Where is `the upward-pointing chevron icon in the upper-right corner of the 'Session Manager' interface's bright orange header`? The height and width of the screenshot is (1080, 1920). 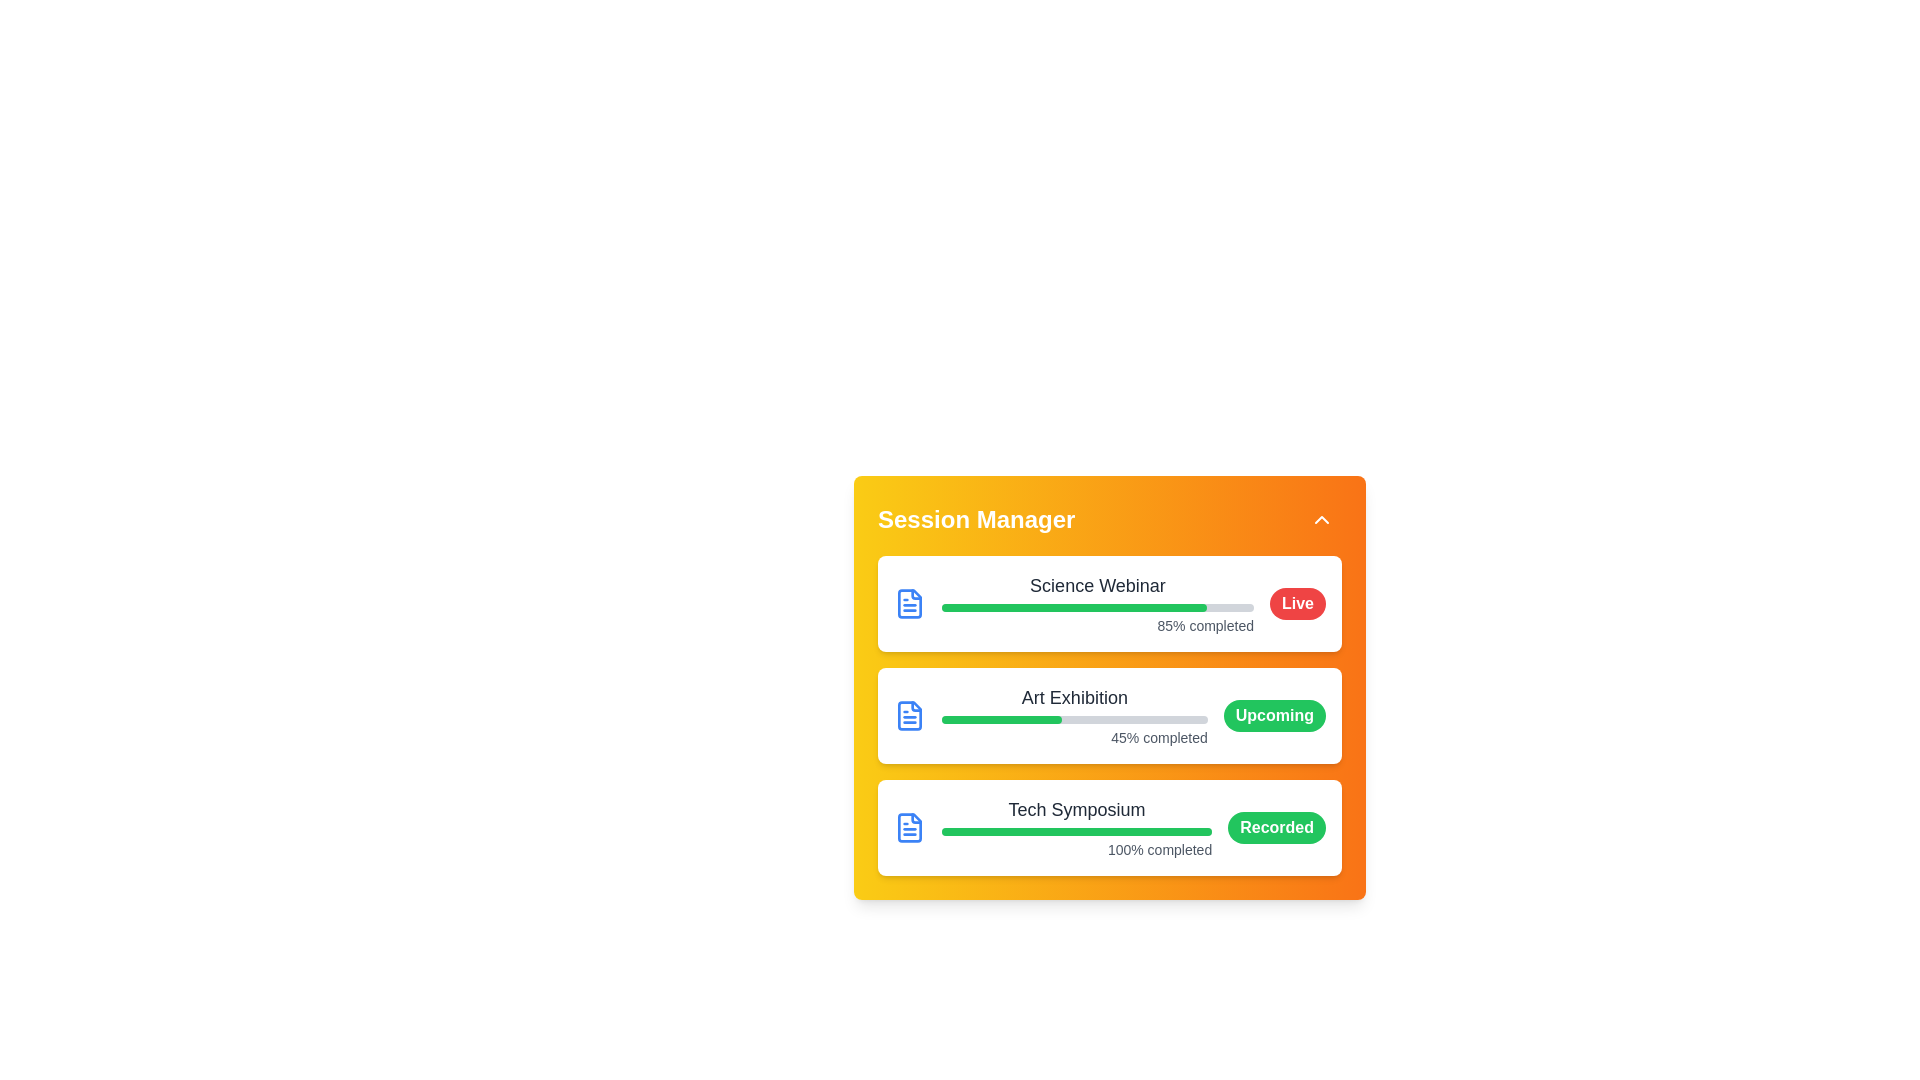
the upward-pointing chevron icon in the upper-right corner of the 'Session Manager' interface's bright orange header is located at coordinates (1321, 519).